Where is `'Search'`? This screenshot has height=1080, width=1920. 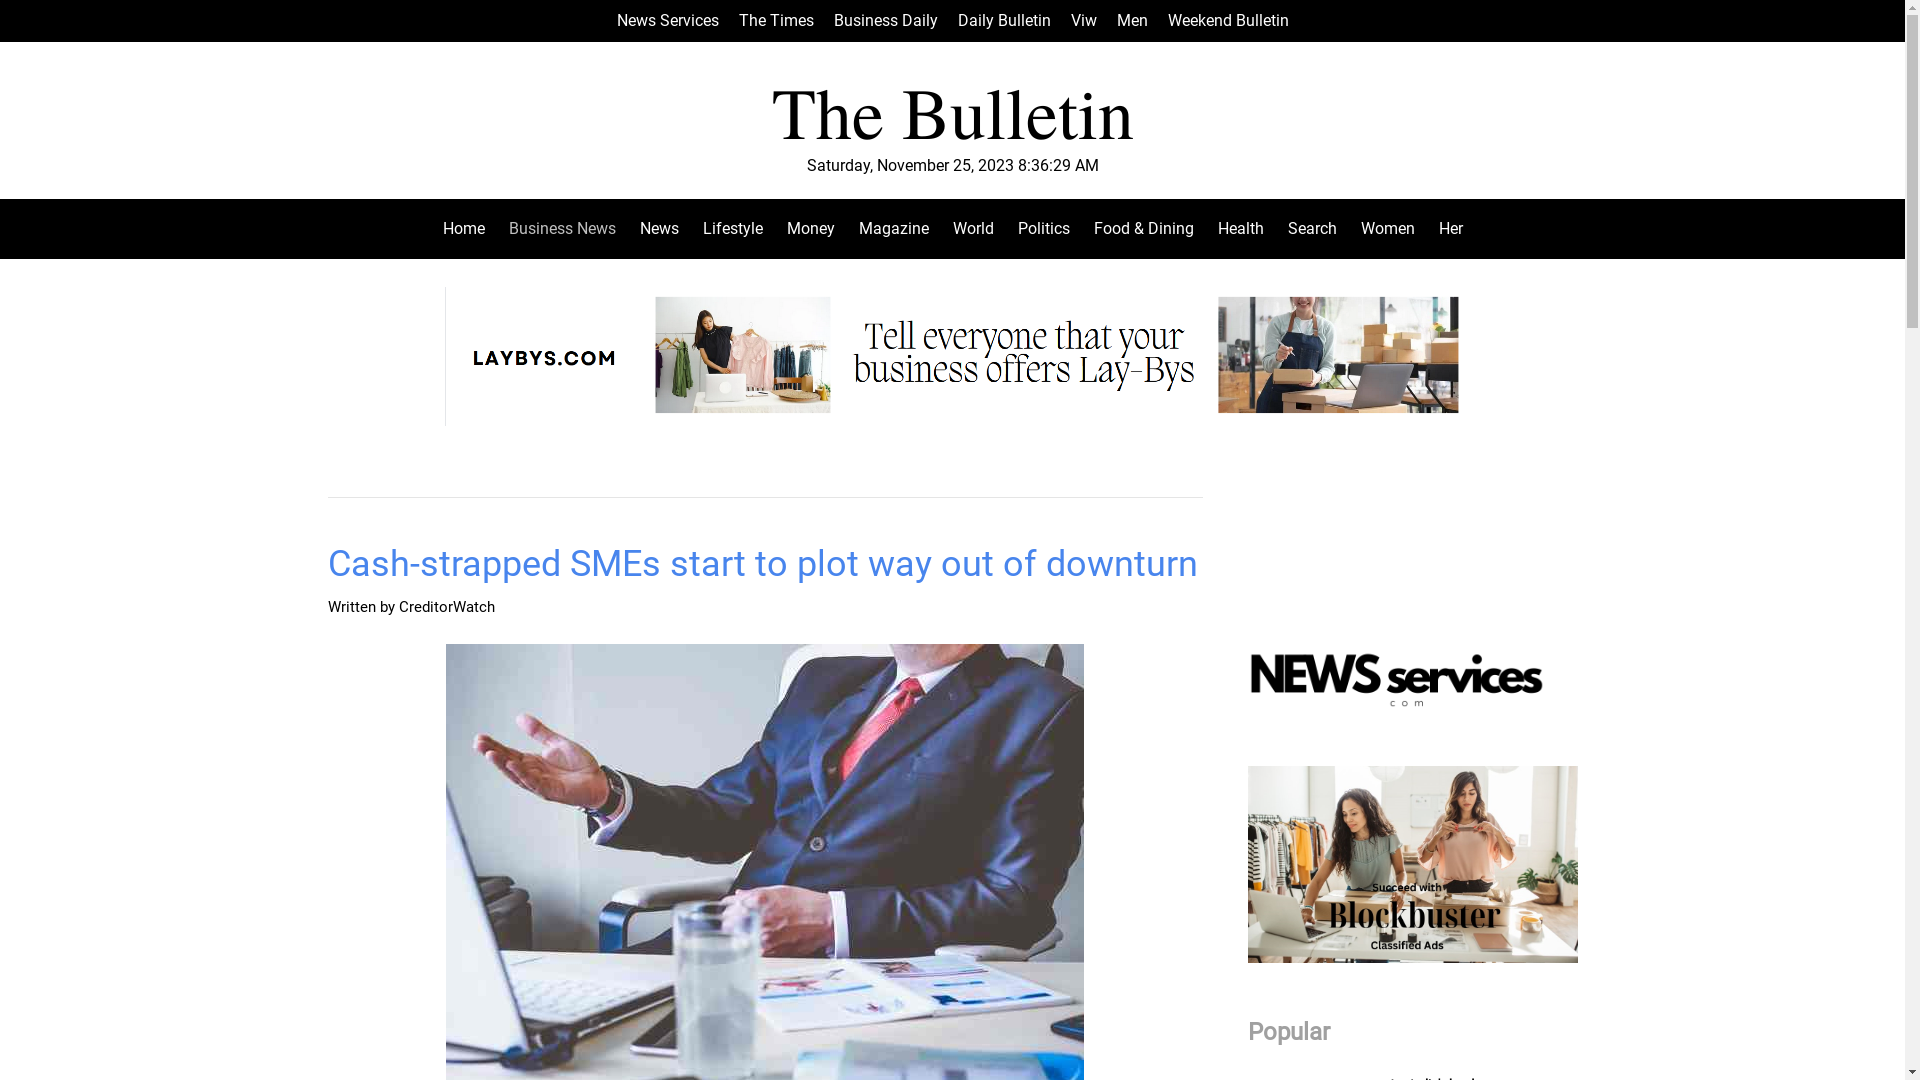
'Search' is located at coordinates (1275, 227).